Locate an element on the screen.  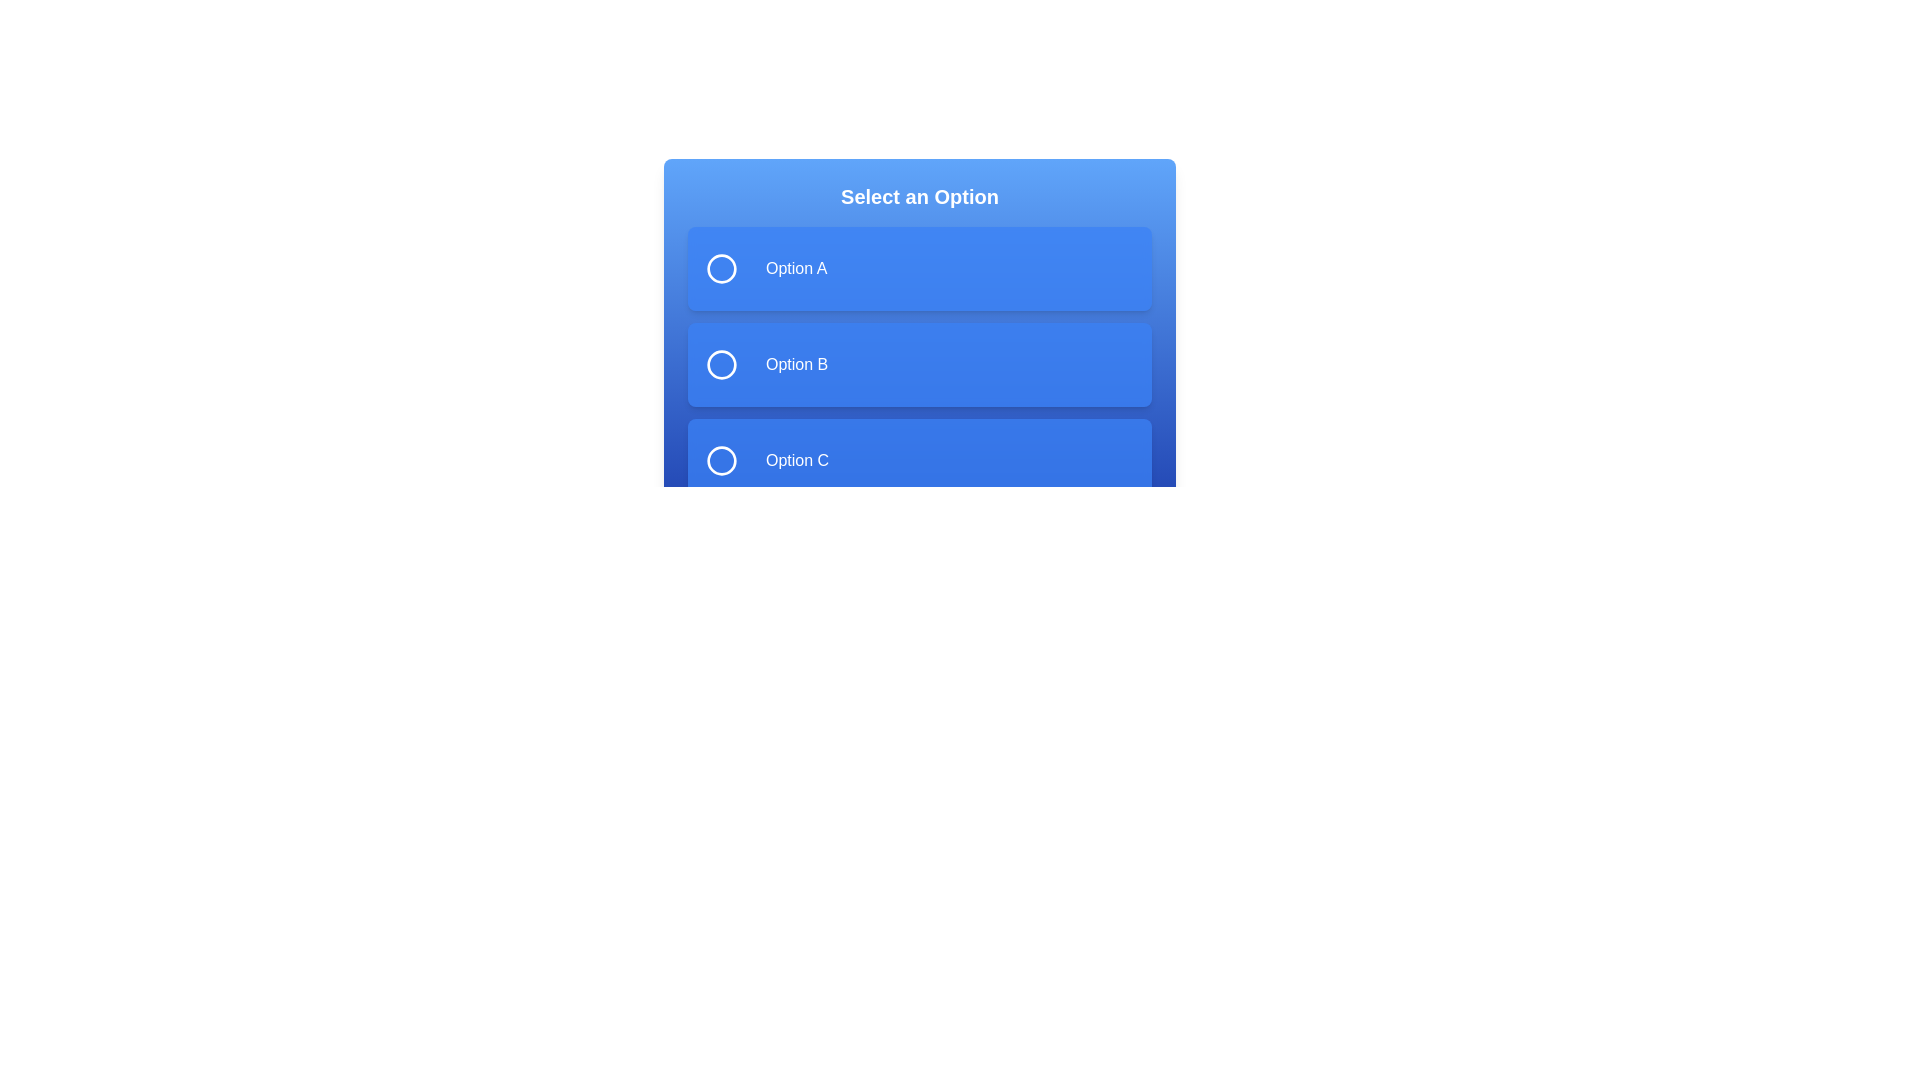
the text label displaying 'Option A' which is located within a blue rectangular block at the specified coordinates is located at coordinates (795, 268).